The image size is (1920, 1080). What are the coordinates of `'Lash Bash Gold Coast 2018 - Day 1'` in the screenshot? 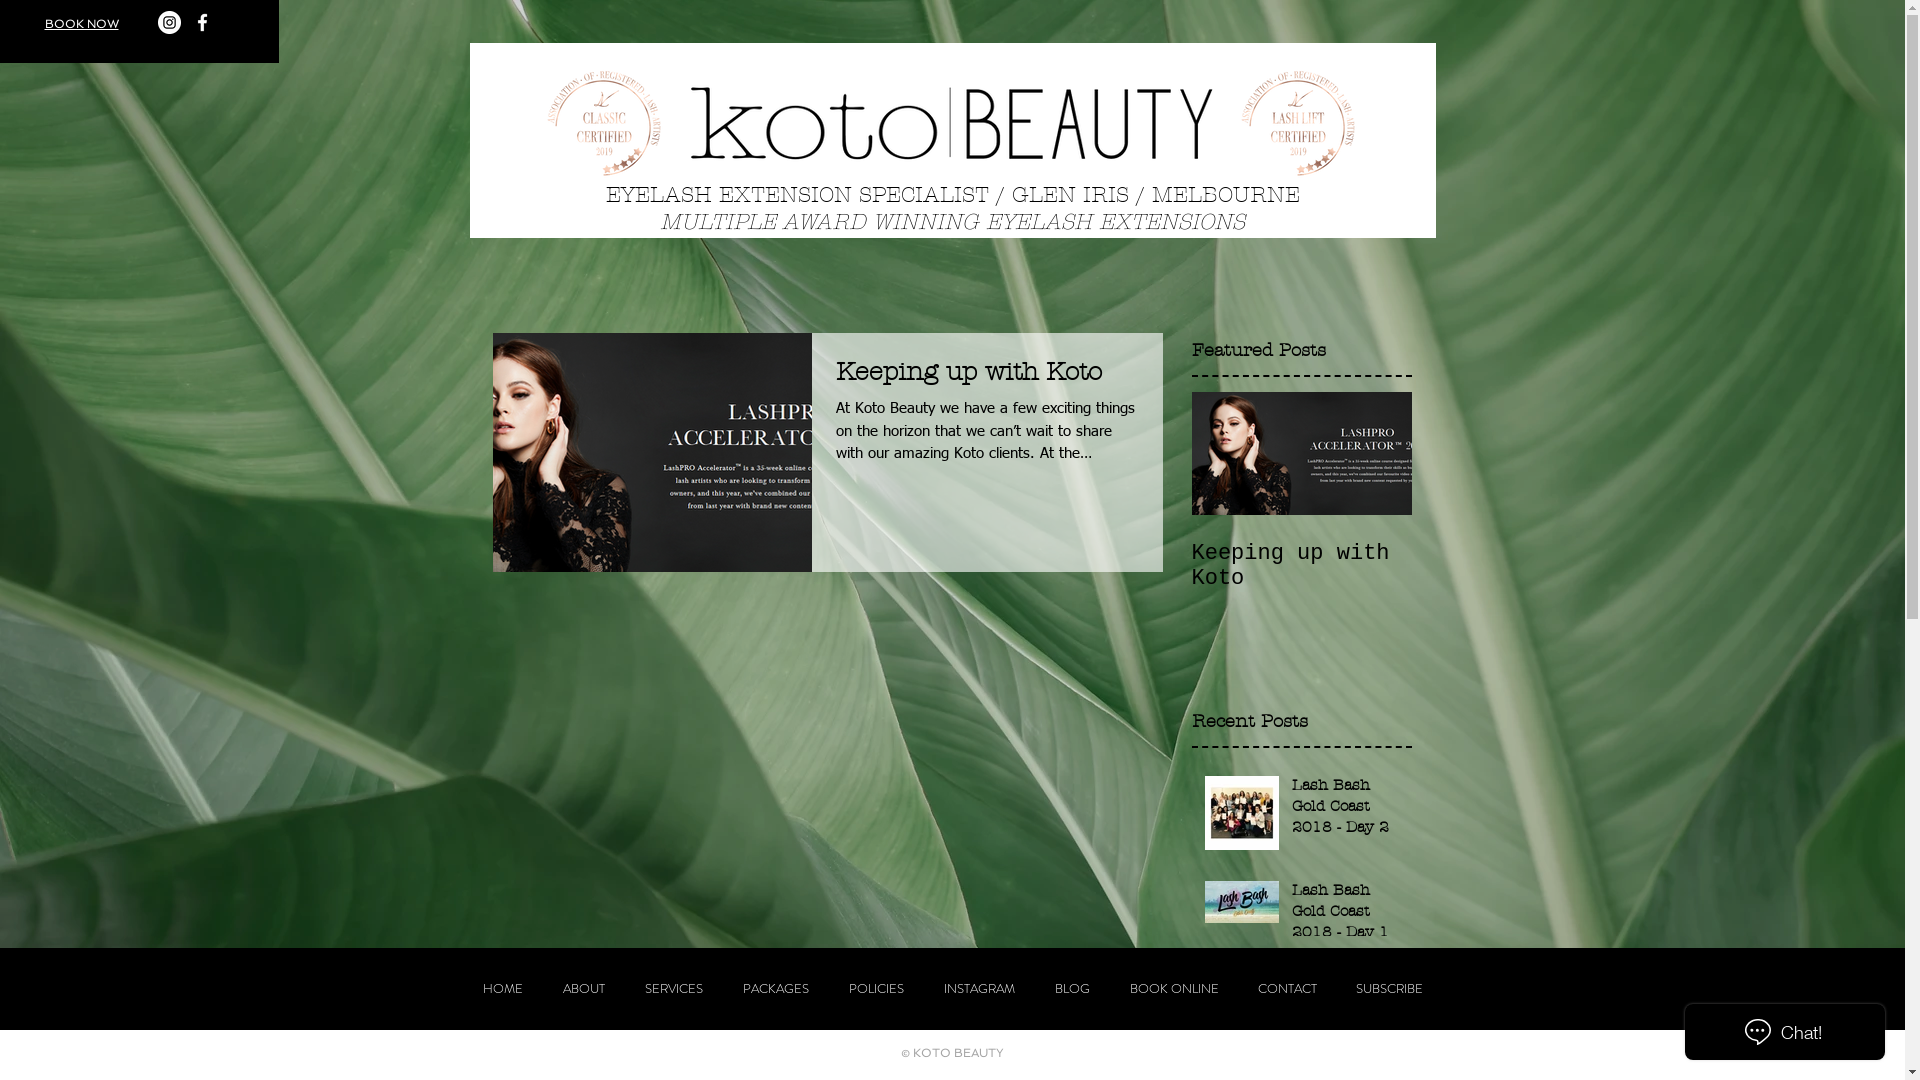 It's located at (1345, 915).